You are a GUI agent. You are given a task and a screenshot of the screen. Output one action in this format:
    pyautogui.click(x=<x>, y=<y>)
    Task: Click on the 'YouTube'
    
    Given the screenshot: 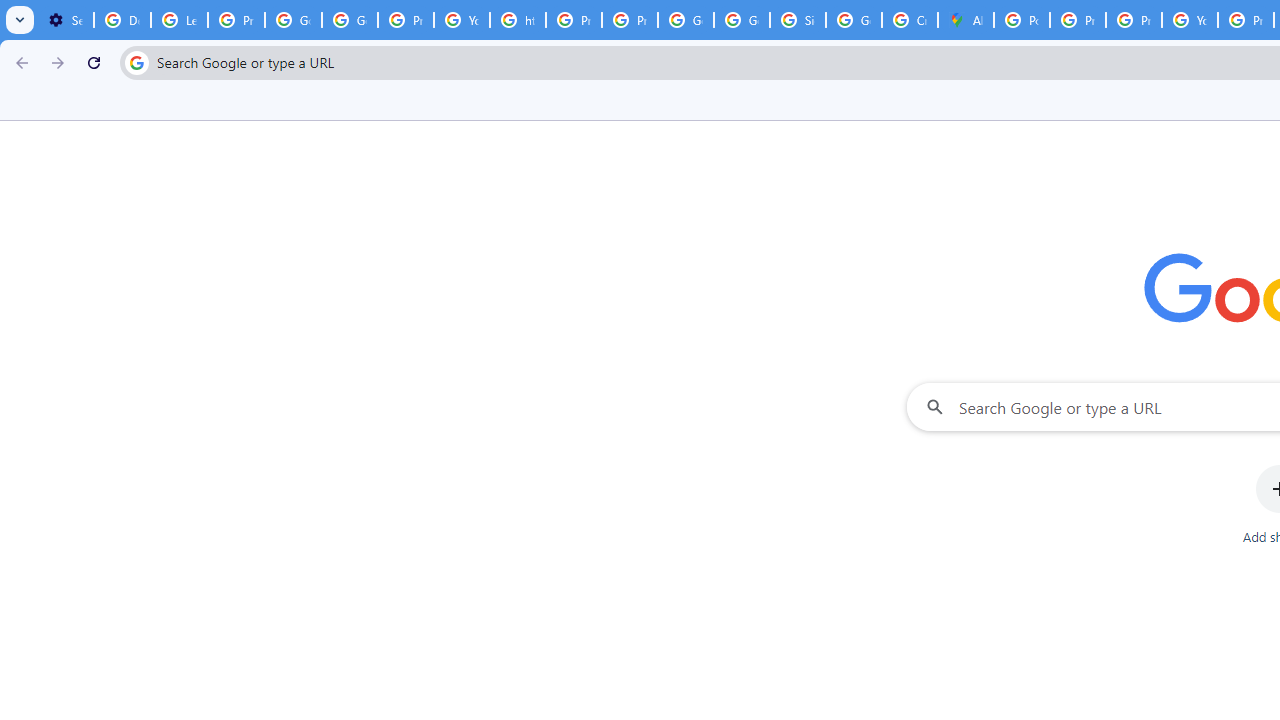 What is the action you would take?
    pyautogui.click(x=461, y=20)
    